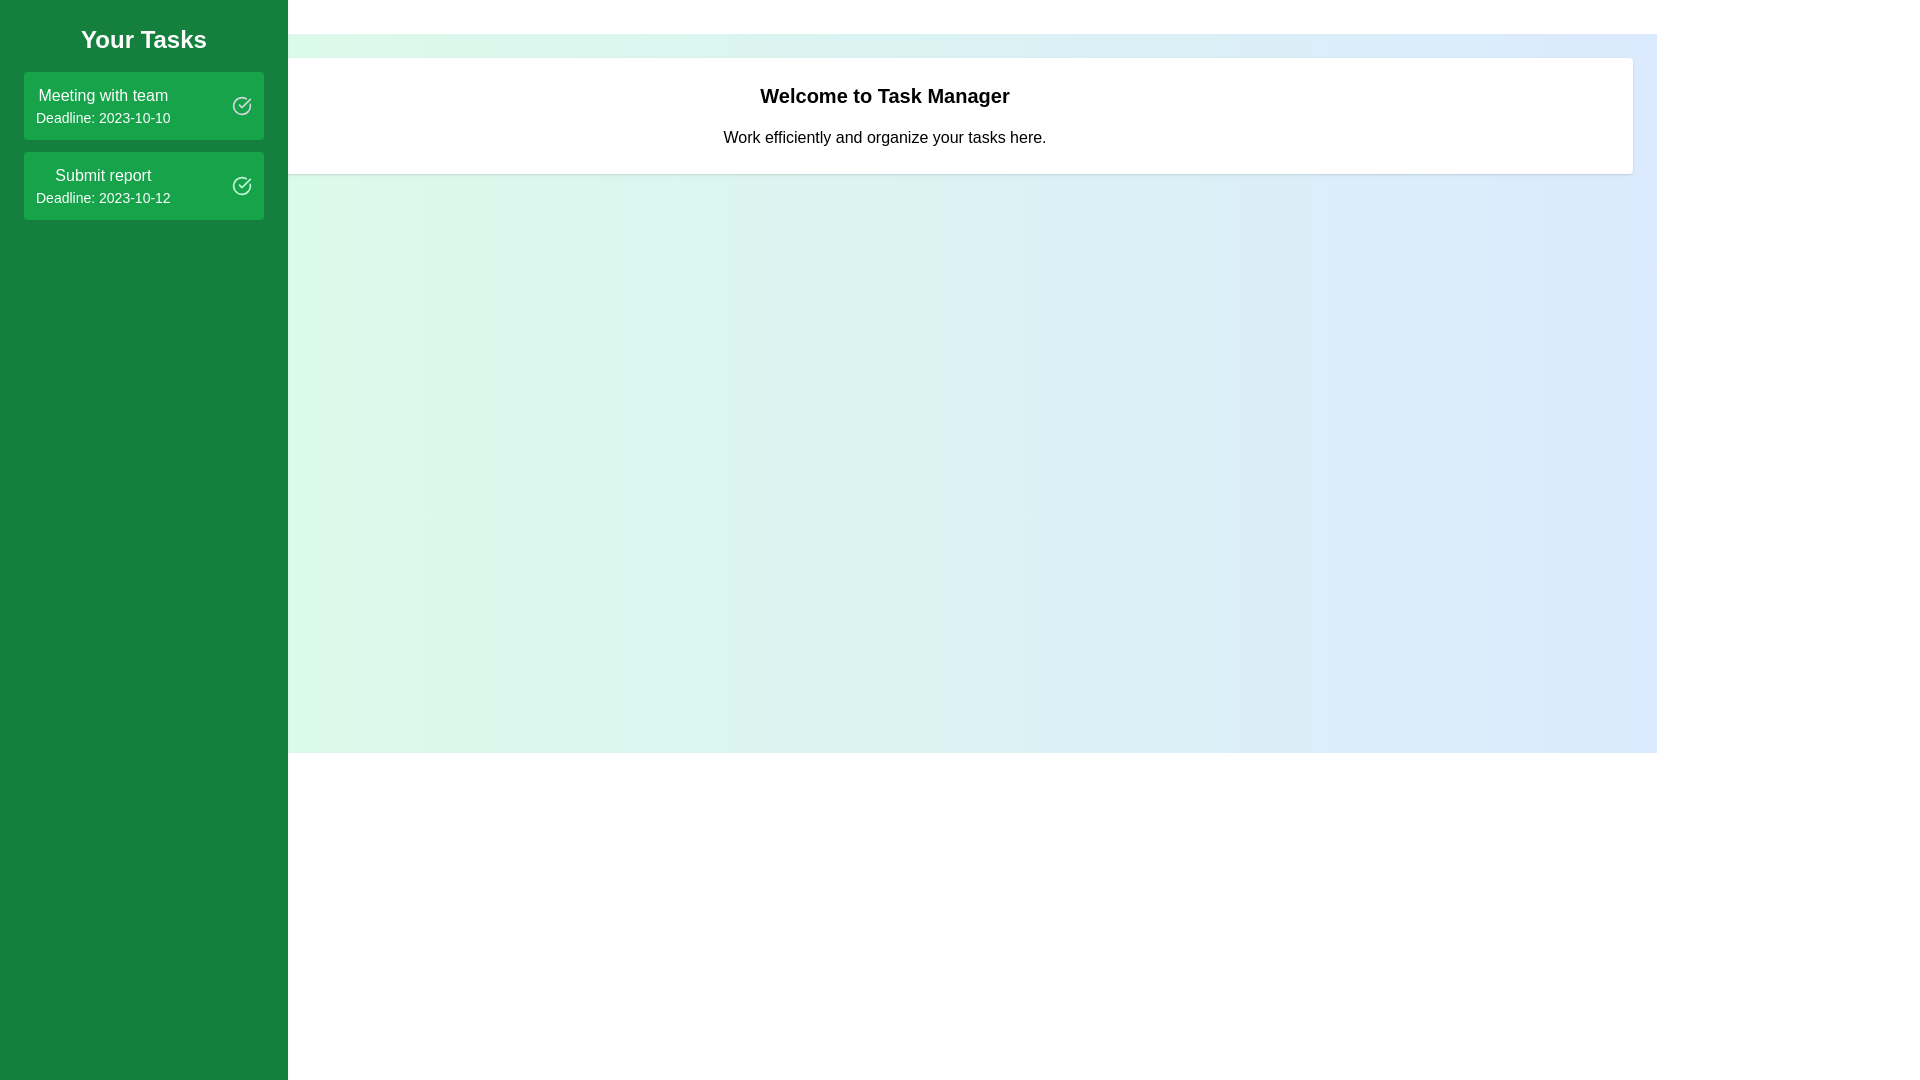  Describe the element at coordinates (143, 105) in the screenshot. I see `the task Meeting with team to observe its hover effect` at that location.